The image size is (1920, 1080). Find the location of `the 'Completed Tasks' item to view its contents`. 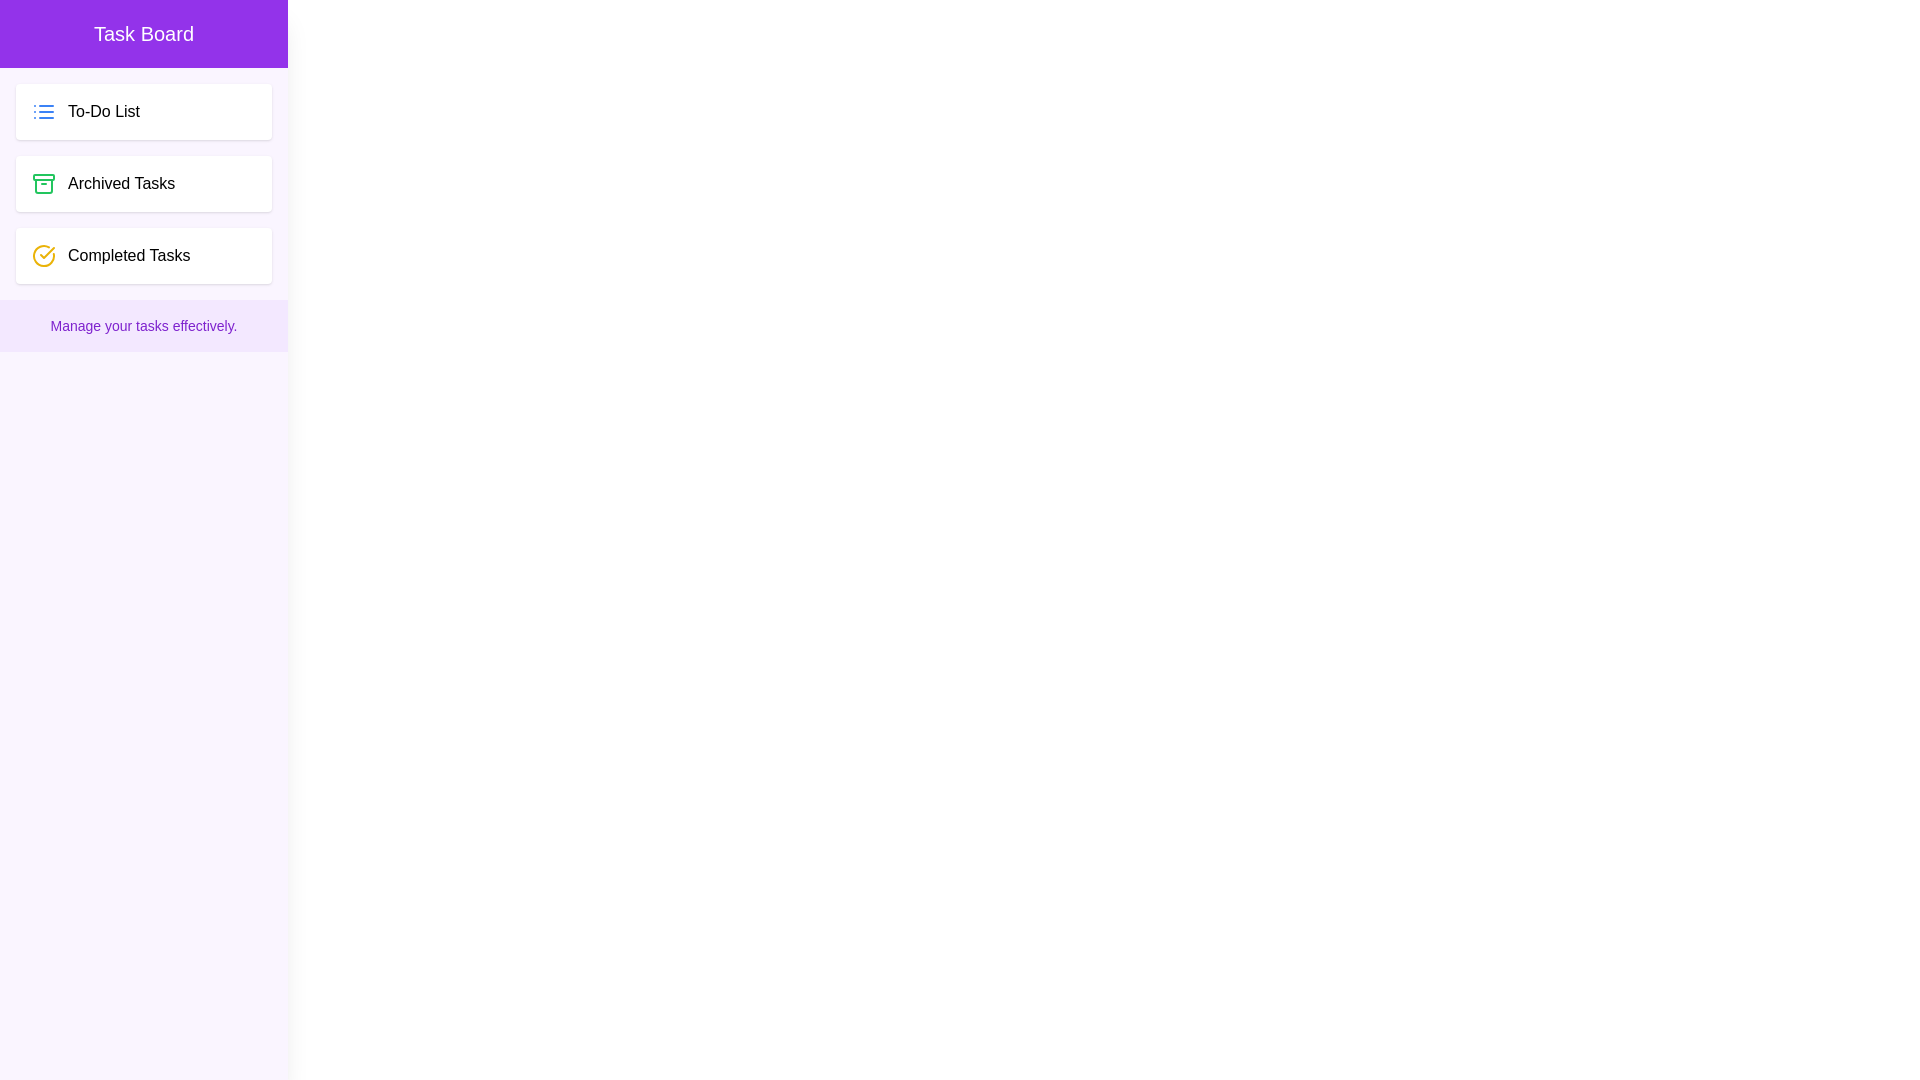

the 'Completed Tasks' item to view its contents is located at coordinates (143, 254).